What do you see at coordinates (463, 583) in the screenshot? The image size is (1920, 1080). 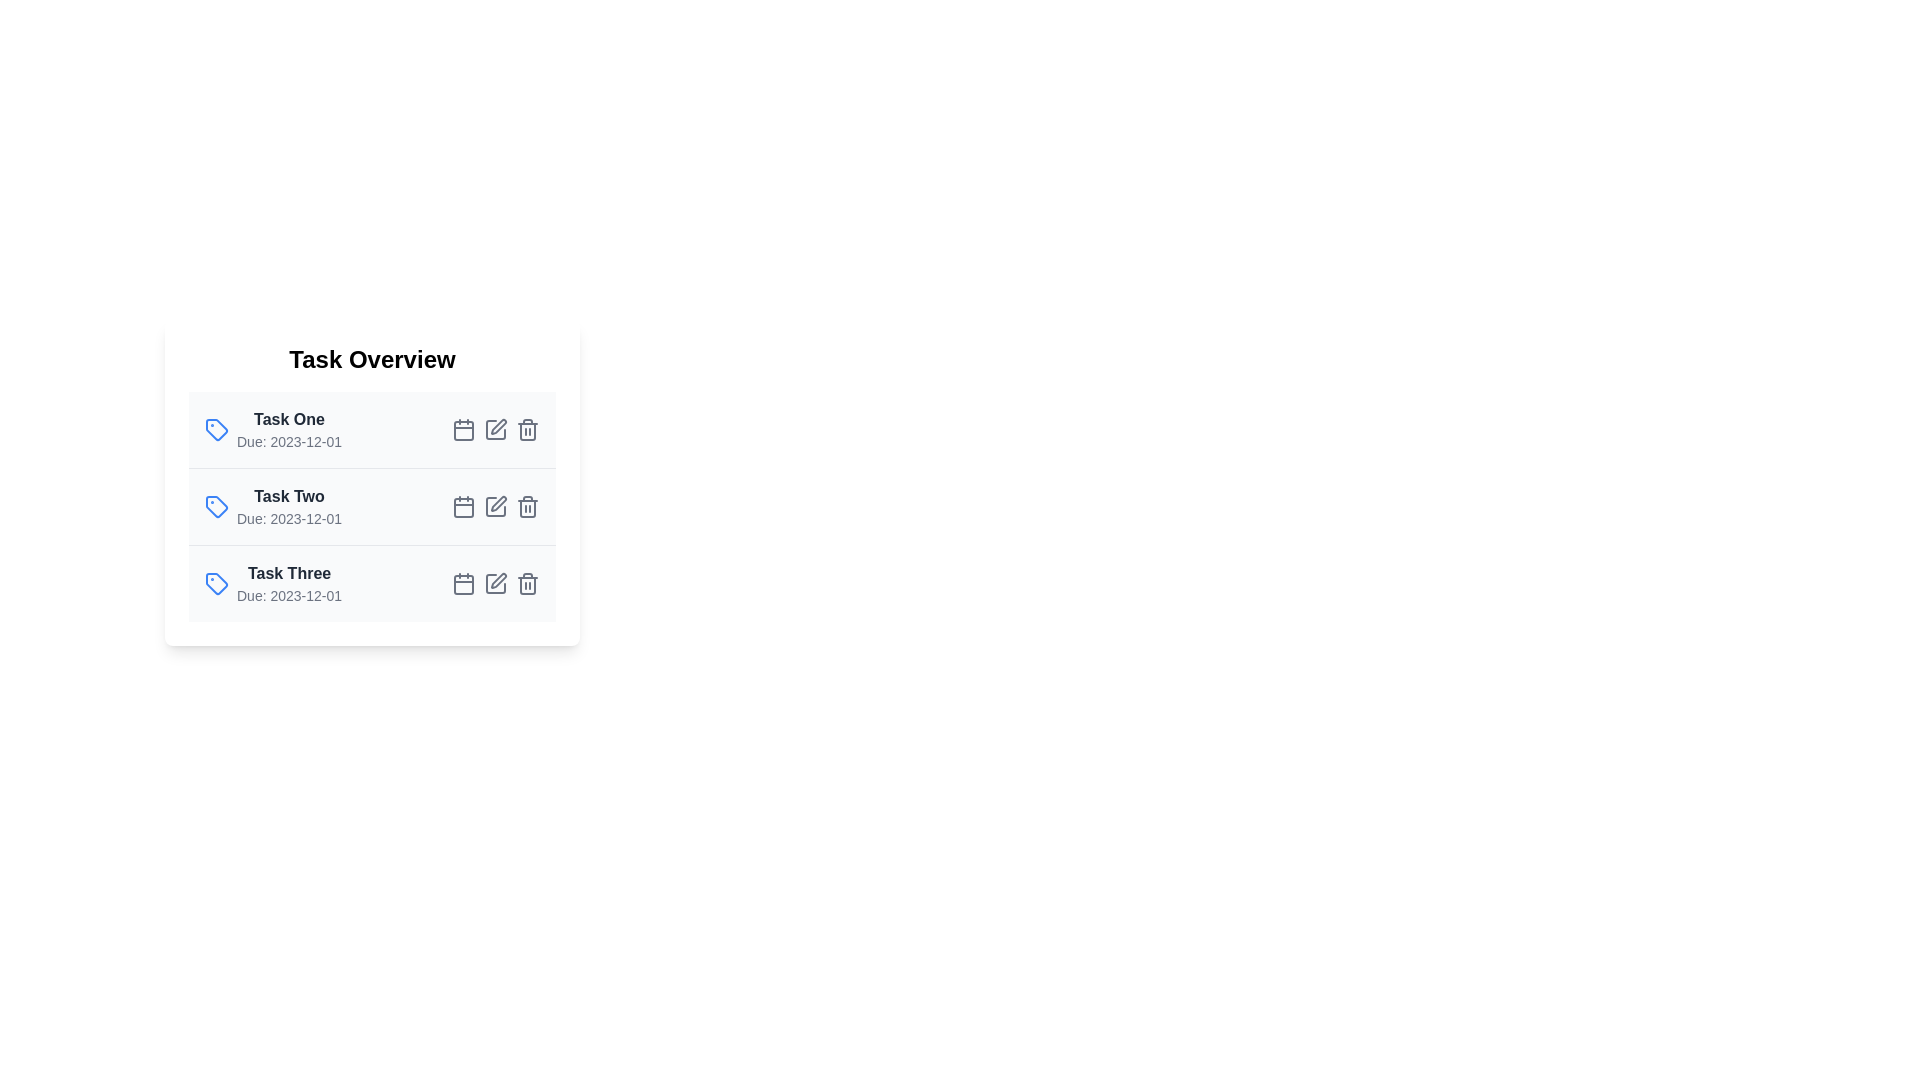 I see `the calendar icon button, which is the first icon in the third task row of the task overview panel` at bounding box center [463, 583].